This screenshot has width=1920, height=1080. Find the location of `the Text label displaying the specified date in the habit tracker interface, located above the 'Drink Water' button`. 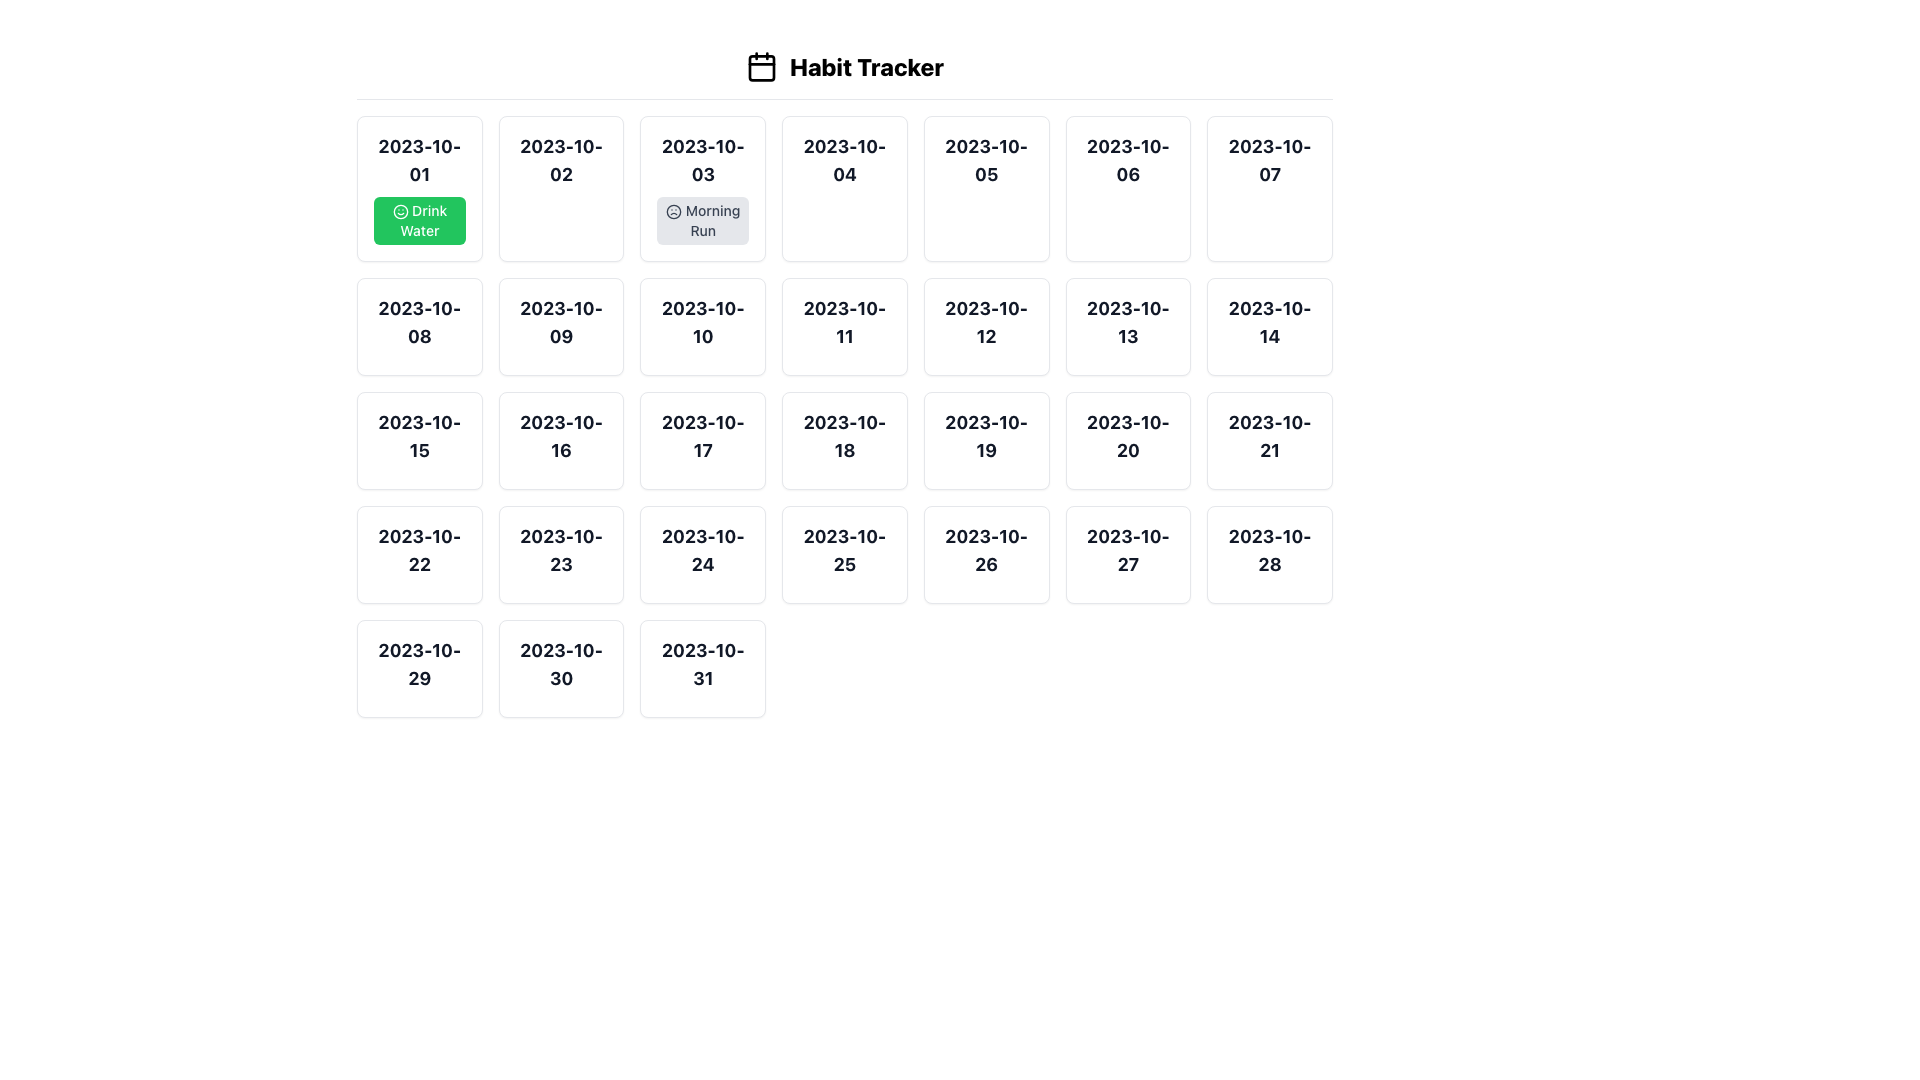

the Text label displaying the specified date in the habit tracker interface, located above the 'Drink Water' button is located at coordinates (418, 160).